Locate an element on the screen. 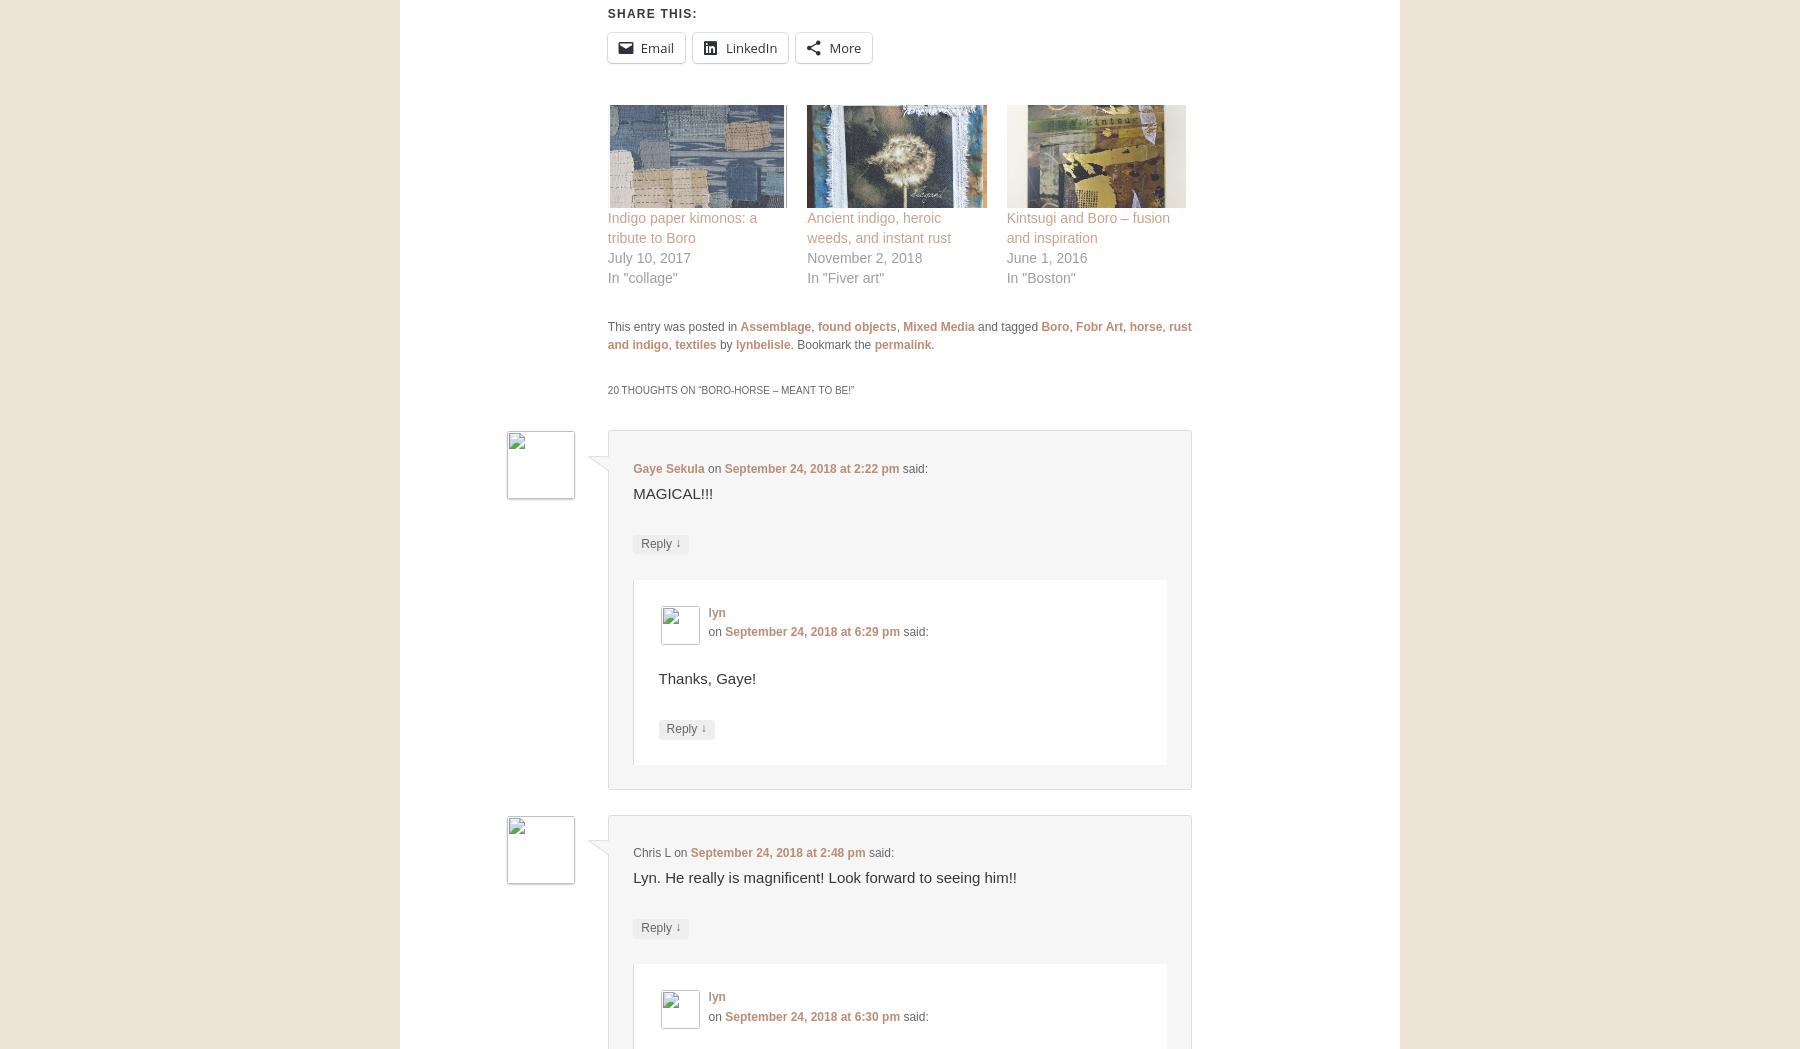  'September 24, 2018 at 6:30 pm' is located at coordinates (812, 1015).